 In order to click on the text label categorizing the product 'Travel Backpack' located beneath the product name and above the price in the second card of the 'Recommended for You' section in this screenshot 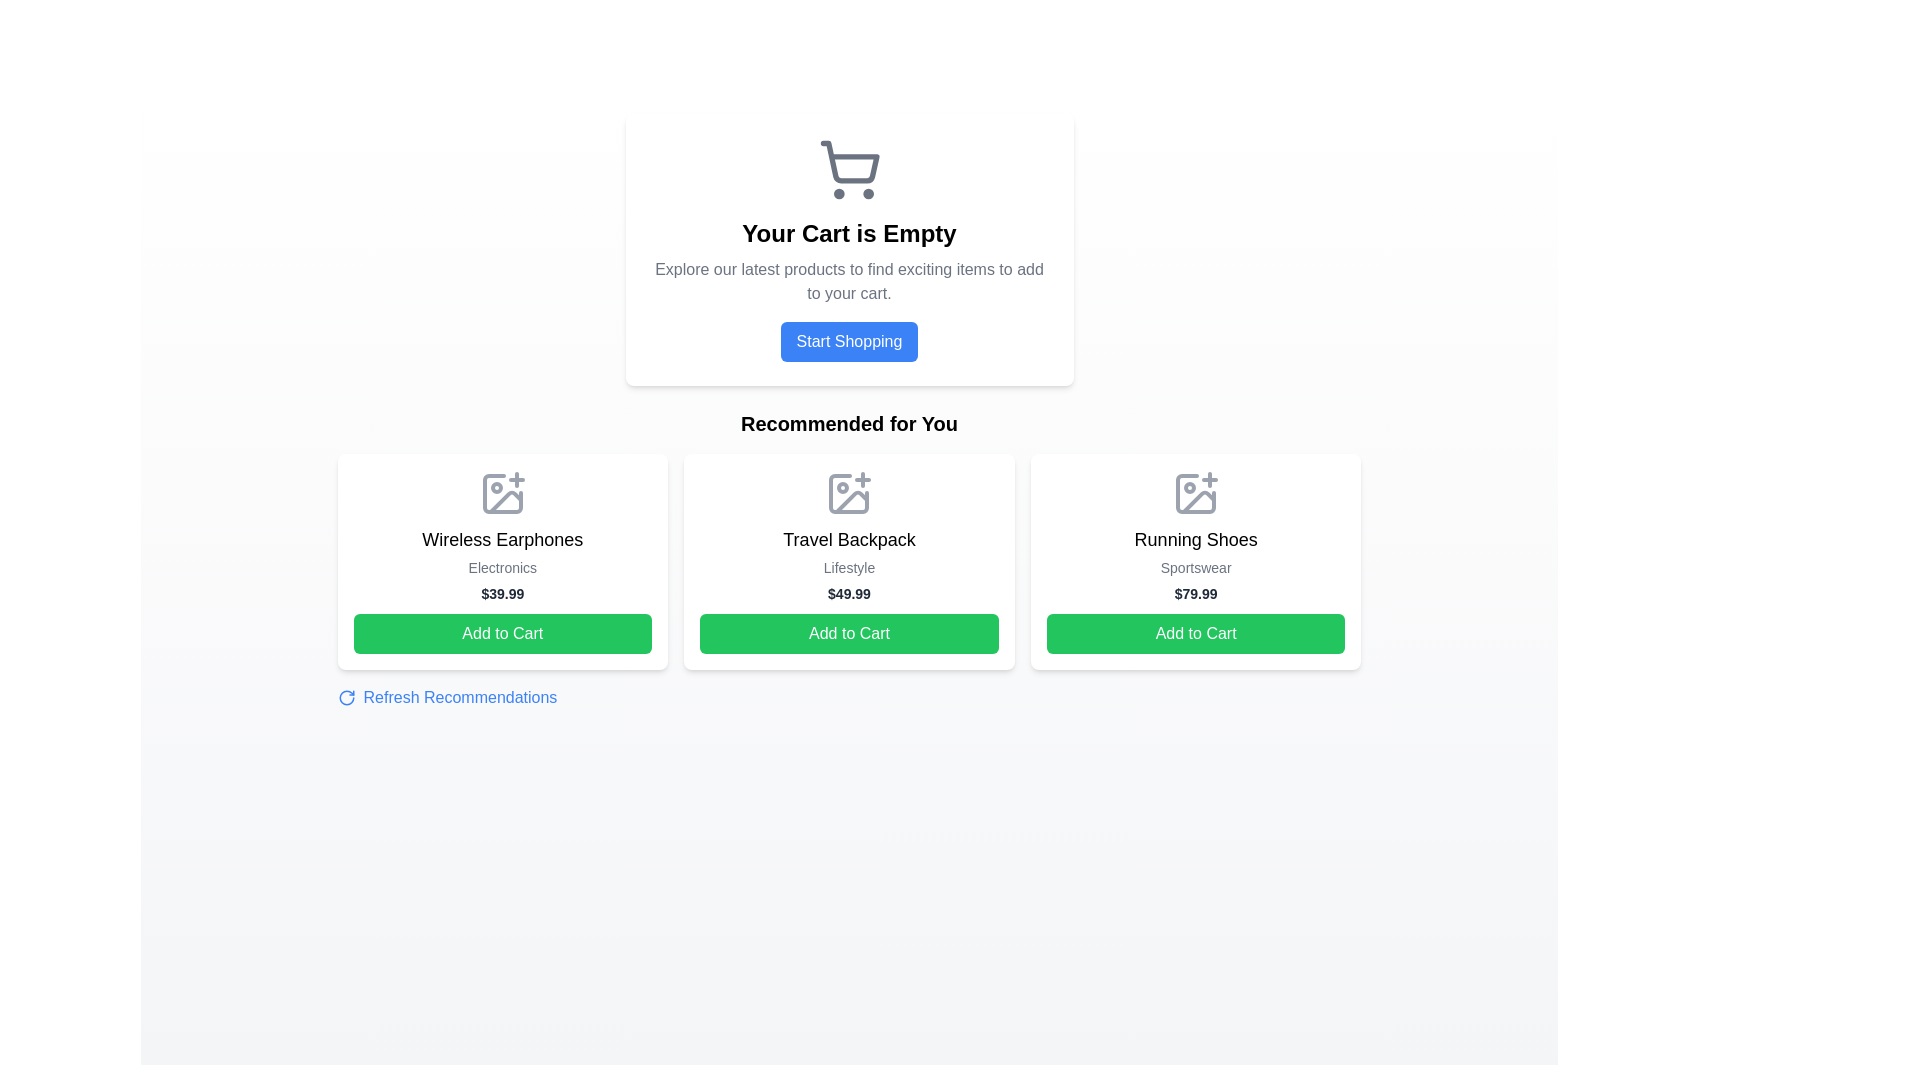, I will do `click(849, 567)`.